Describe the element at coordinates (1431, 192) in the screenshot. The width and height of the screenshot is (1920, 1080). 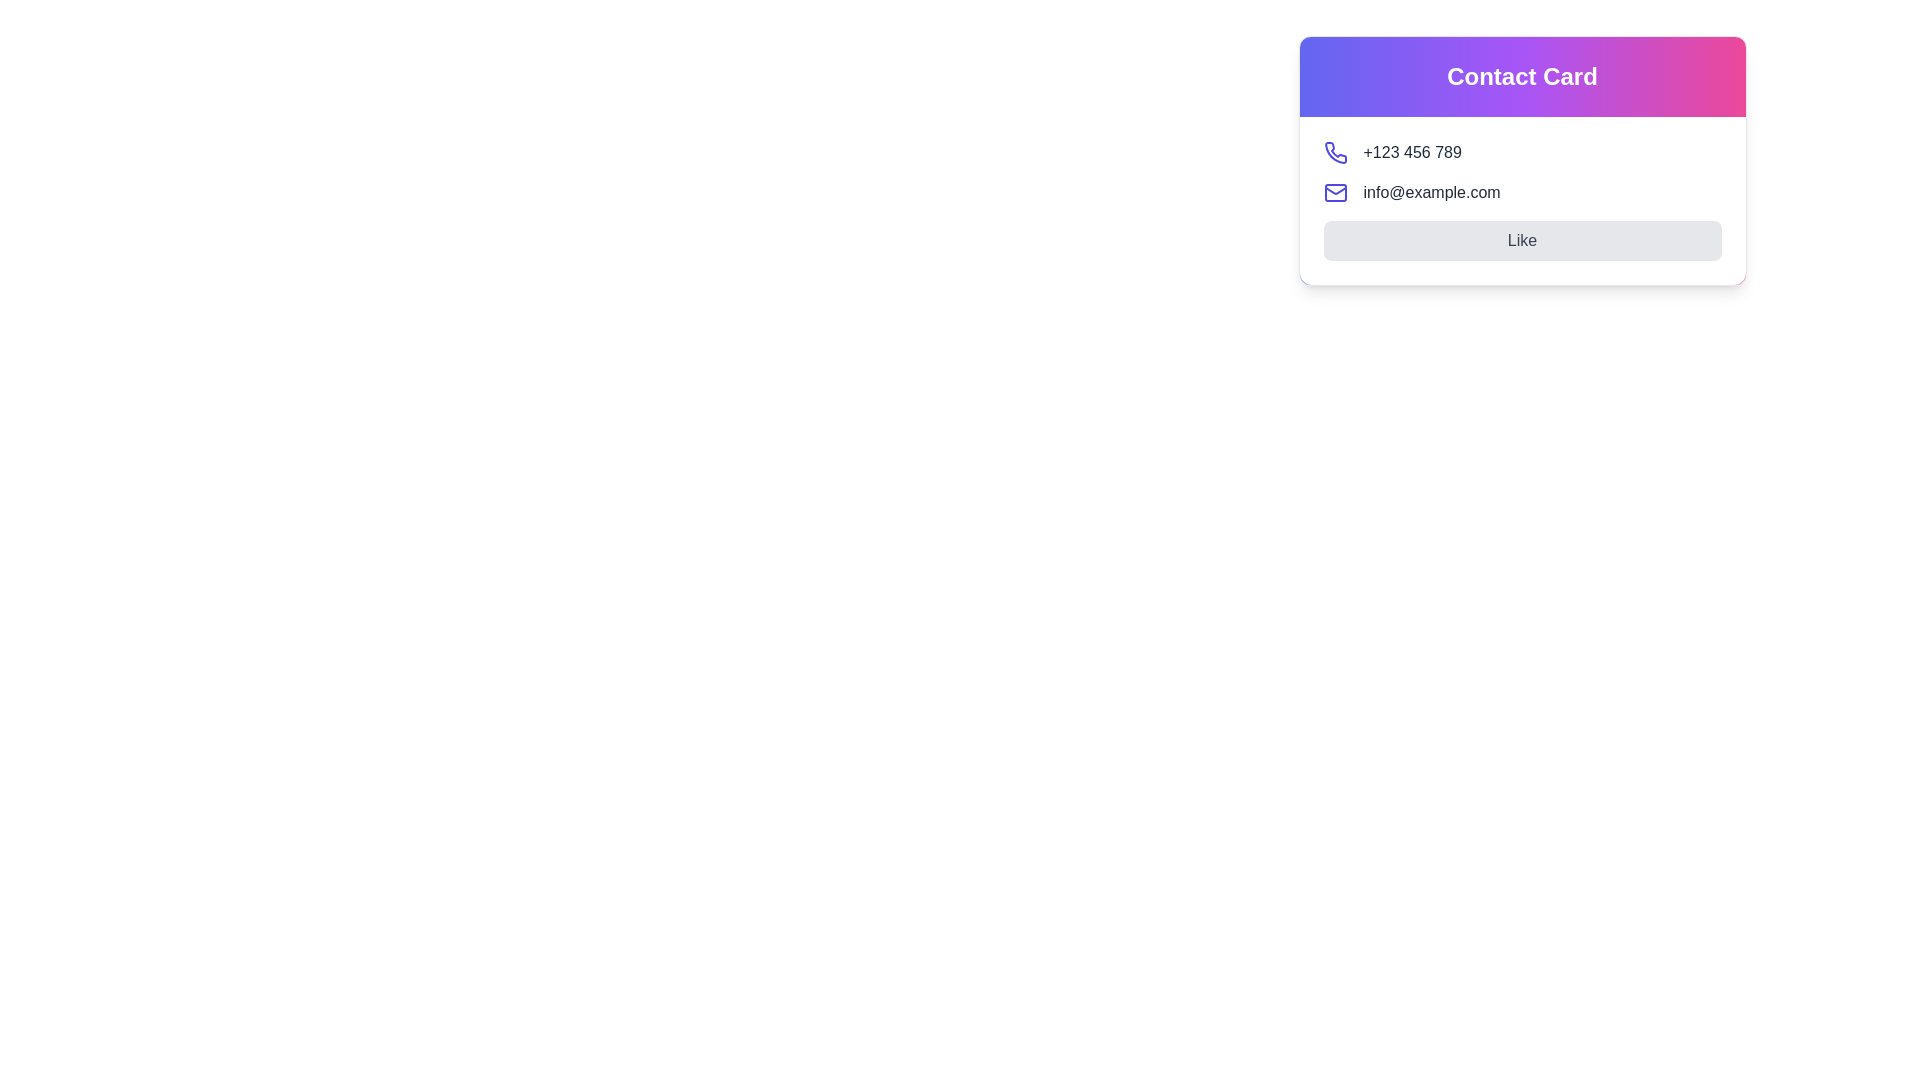
I see `the email address 'info@example.com'` at that location.